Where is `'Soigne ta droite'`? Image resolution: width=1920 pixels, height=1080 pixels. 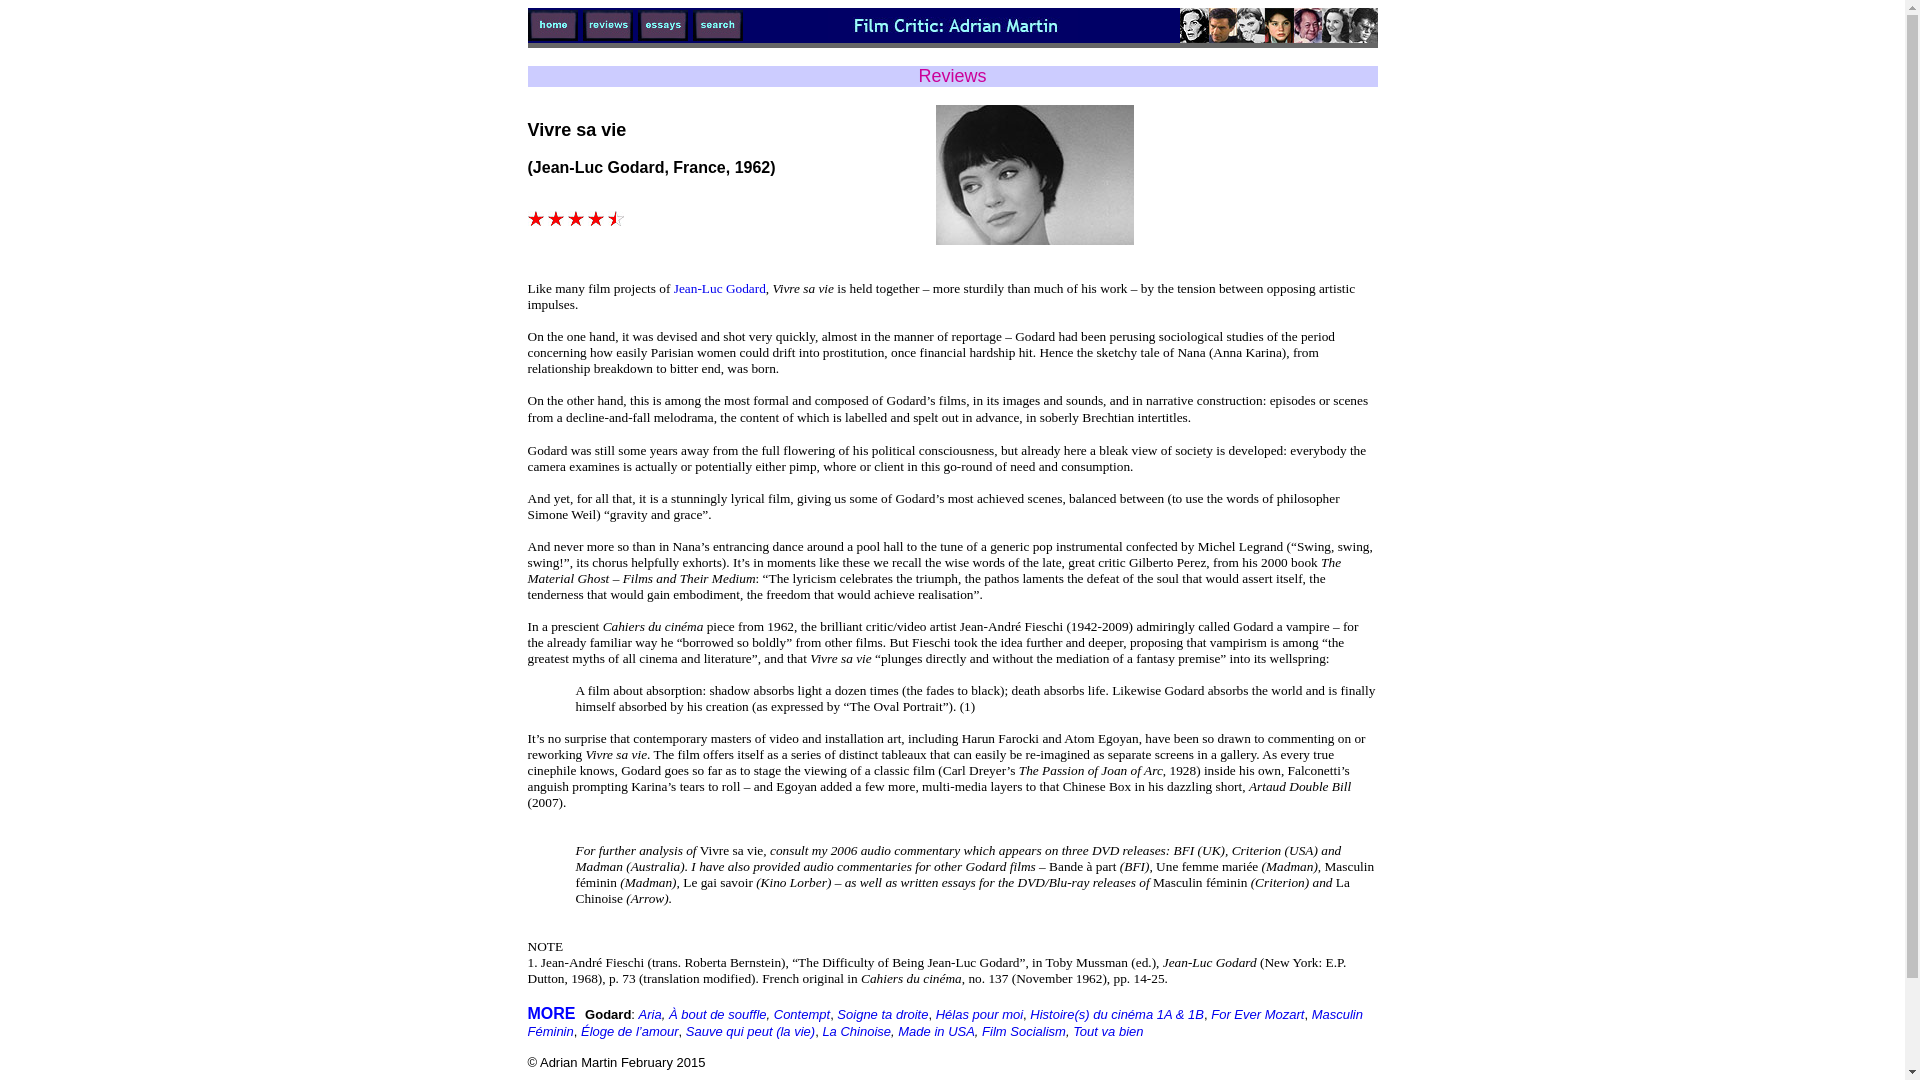
'Soigne ta droite' is located at coordinates (881, 1014).